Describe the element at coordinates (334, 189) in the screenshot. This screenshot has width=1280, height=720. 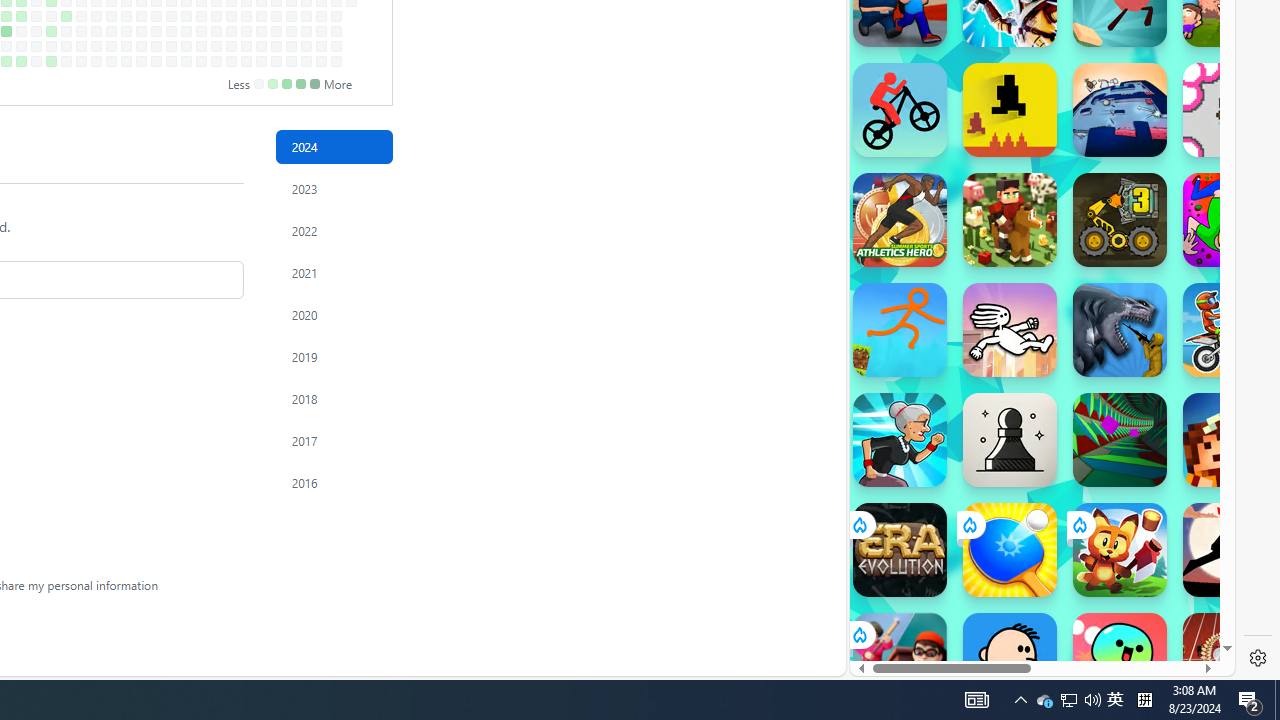
I see `'Contribution activity in 2023'` at that location.